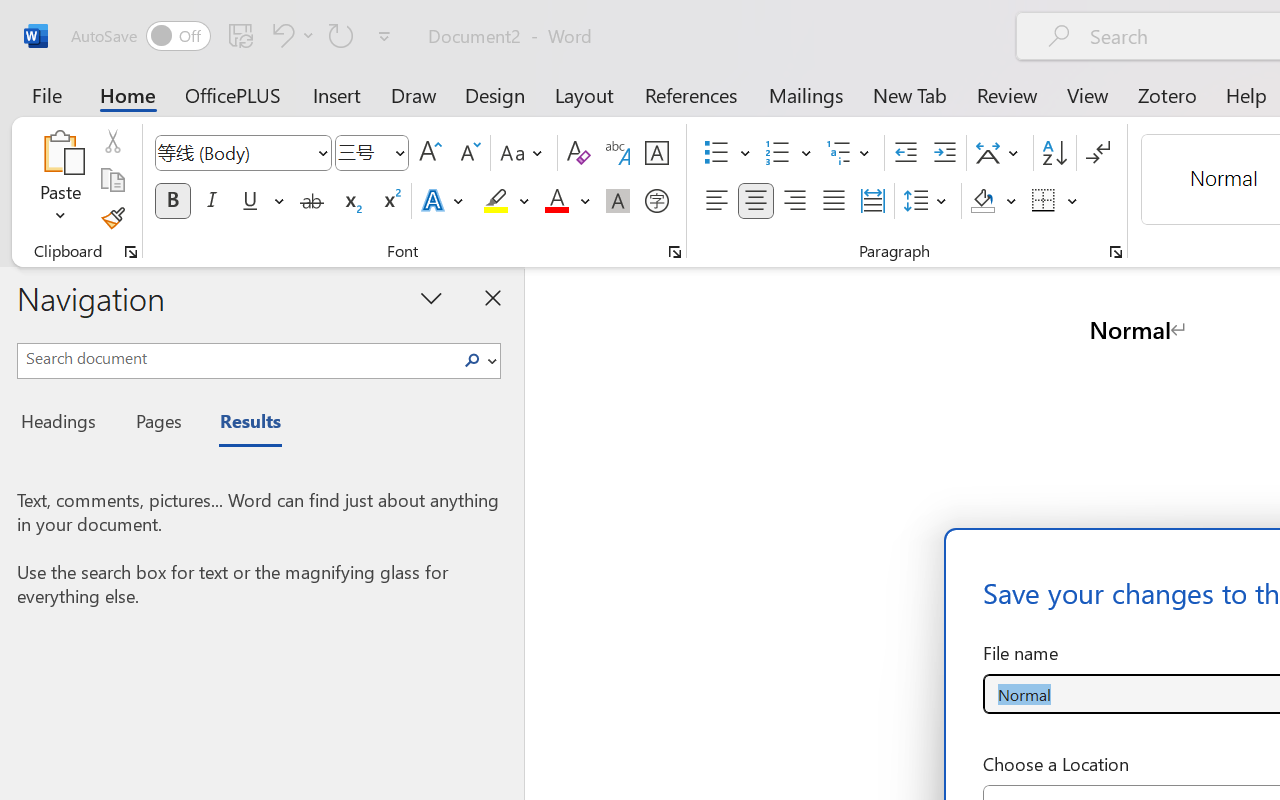 The image size is (1280, 800). I want to click on 'Save', so click(240, 34).